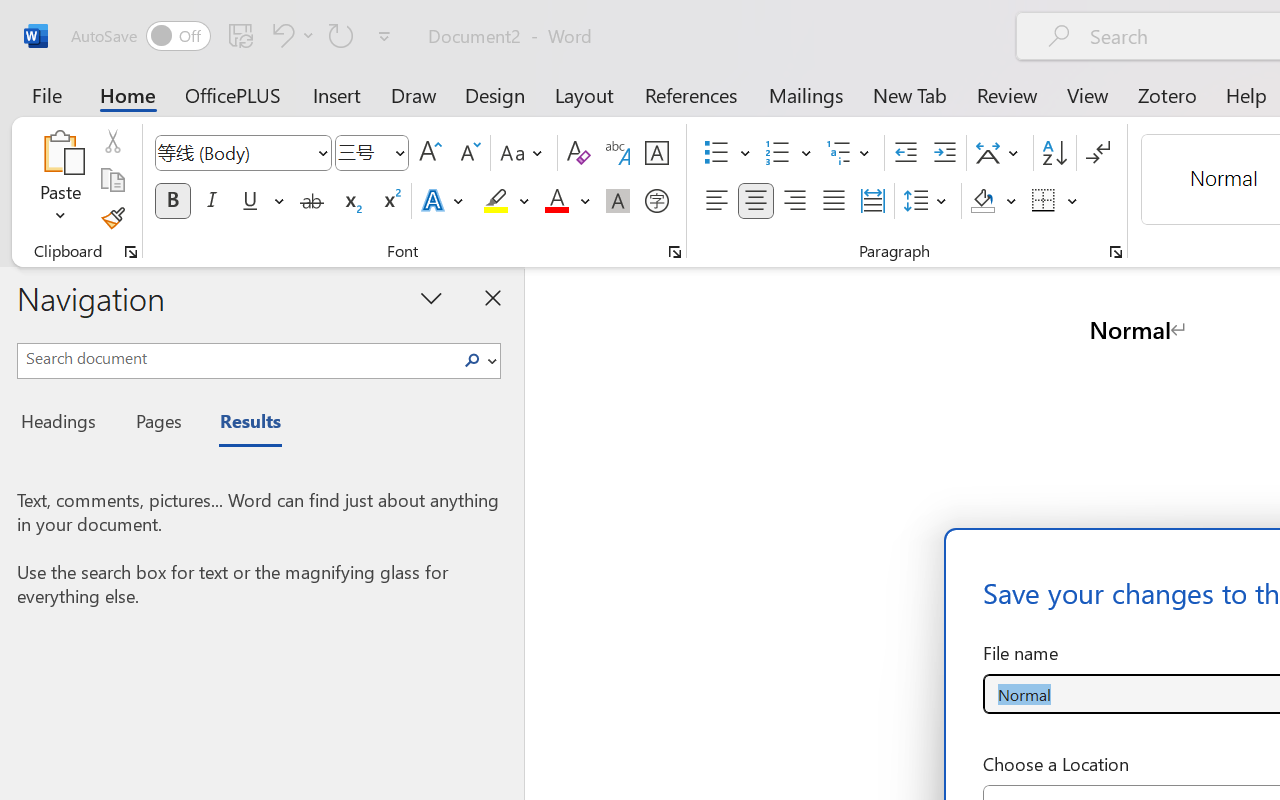 The image size is (1280, 800). I want to click on 'Save', so click(240, 34).